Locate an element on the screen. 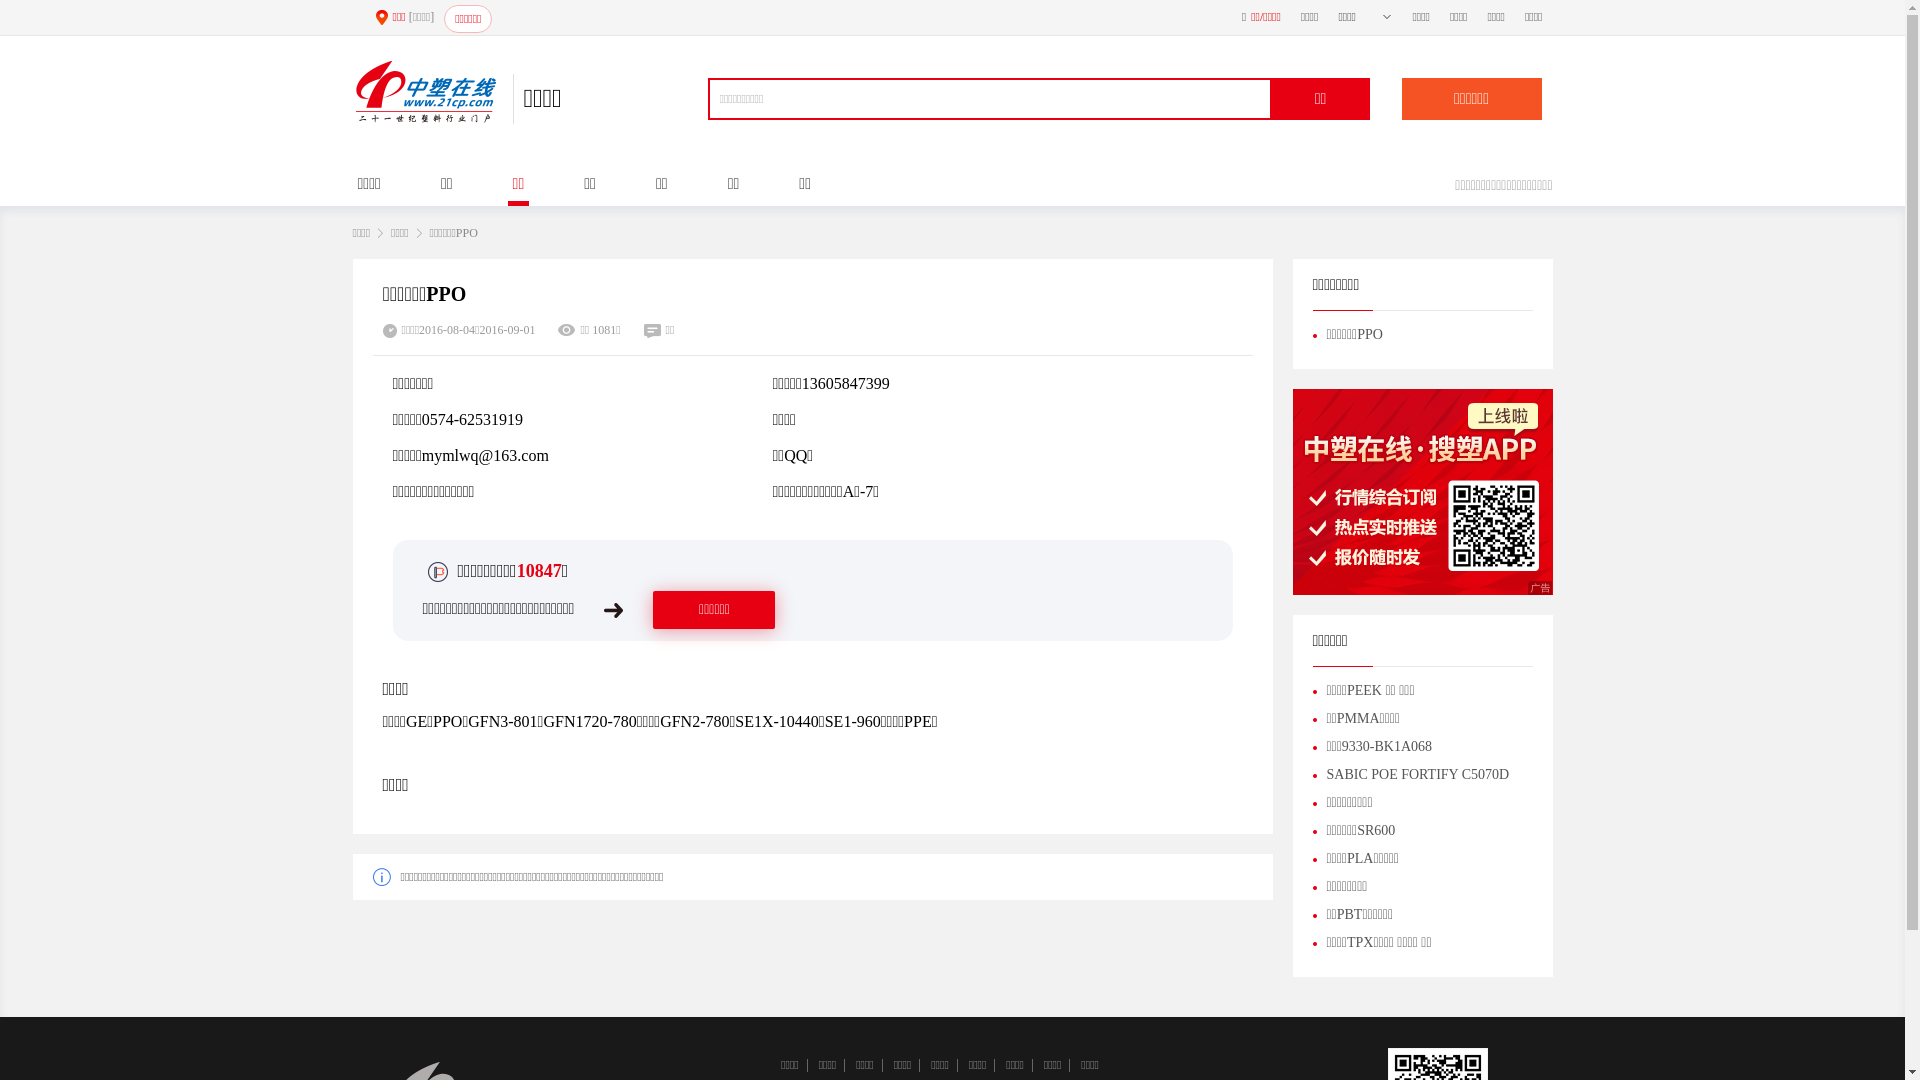  'SABIC POE FORTIFY C5070D' is located at coordinates (1409, 773).